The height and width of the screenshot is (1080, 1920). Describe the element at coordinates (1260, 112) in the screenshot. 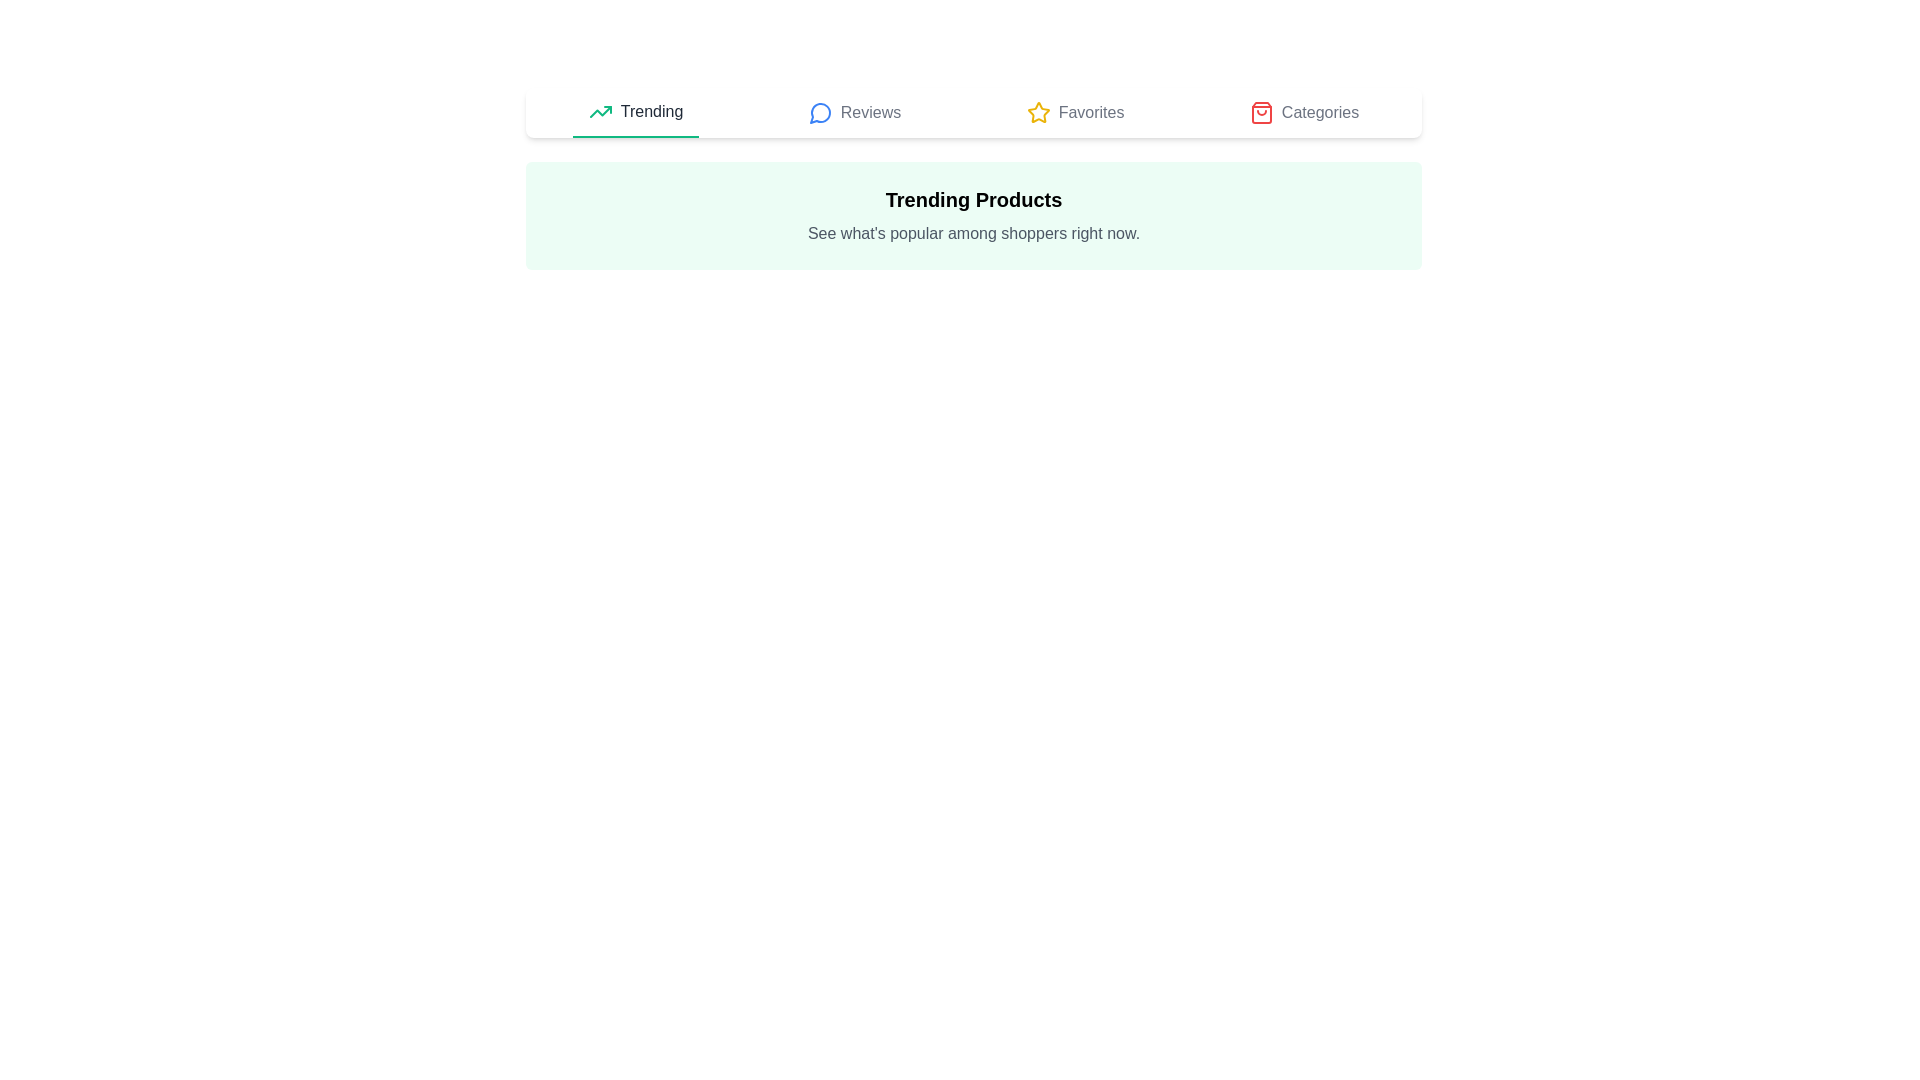

I see `the shopping bag icon located in the header menu section, positioned as the rightmost icon among four options, using accessible navigation tools` at that location.